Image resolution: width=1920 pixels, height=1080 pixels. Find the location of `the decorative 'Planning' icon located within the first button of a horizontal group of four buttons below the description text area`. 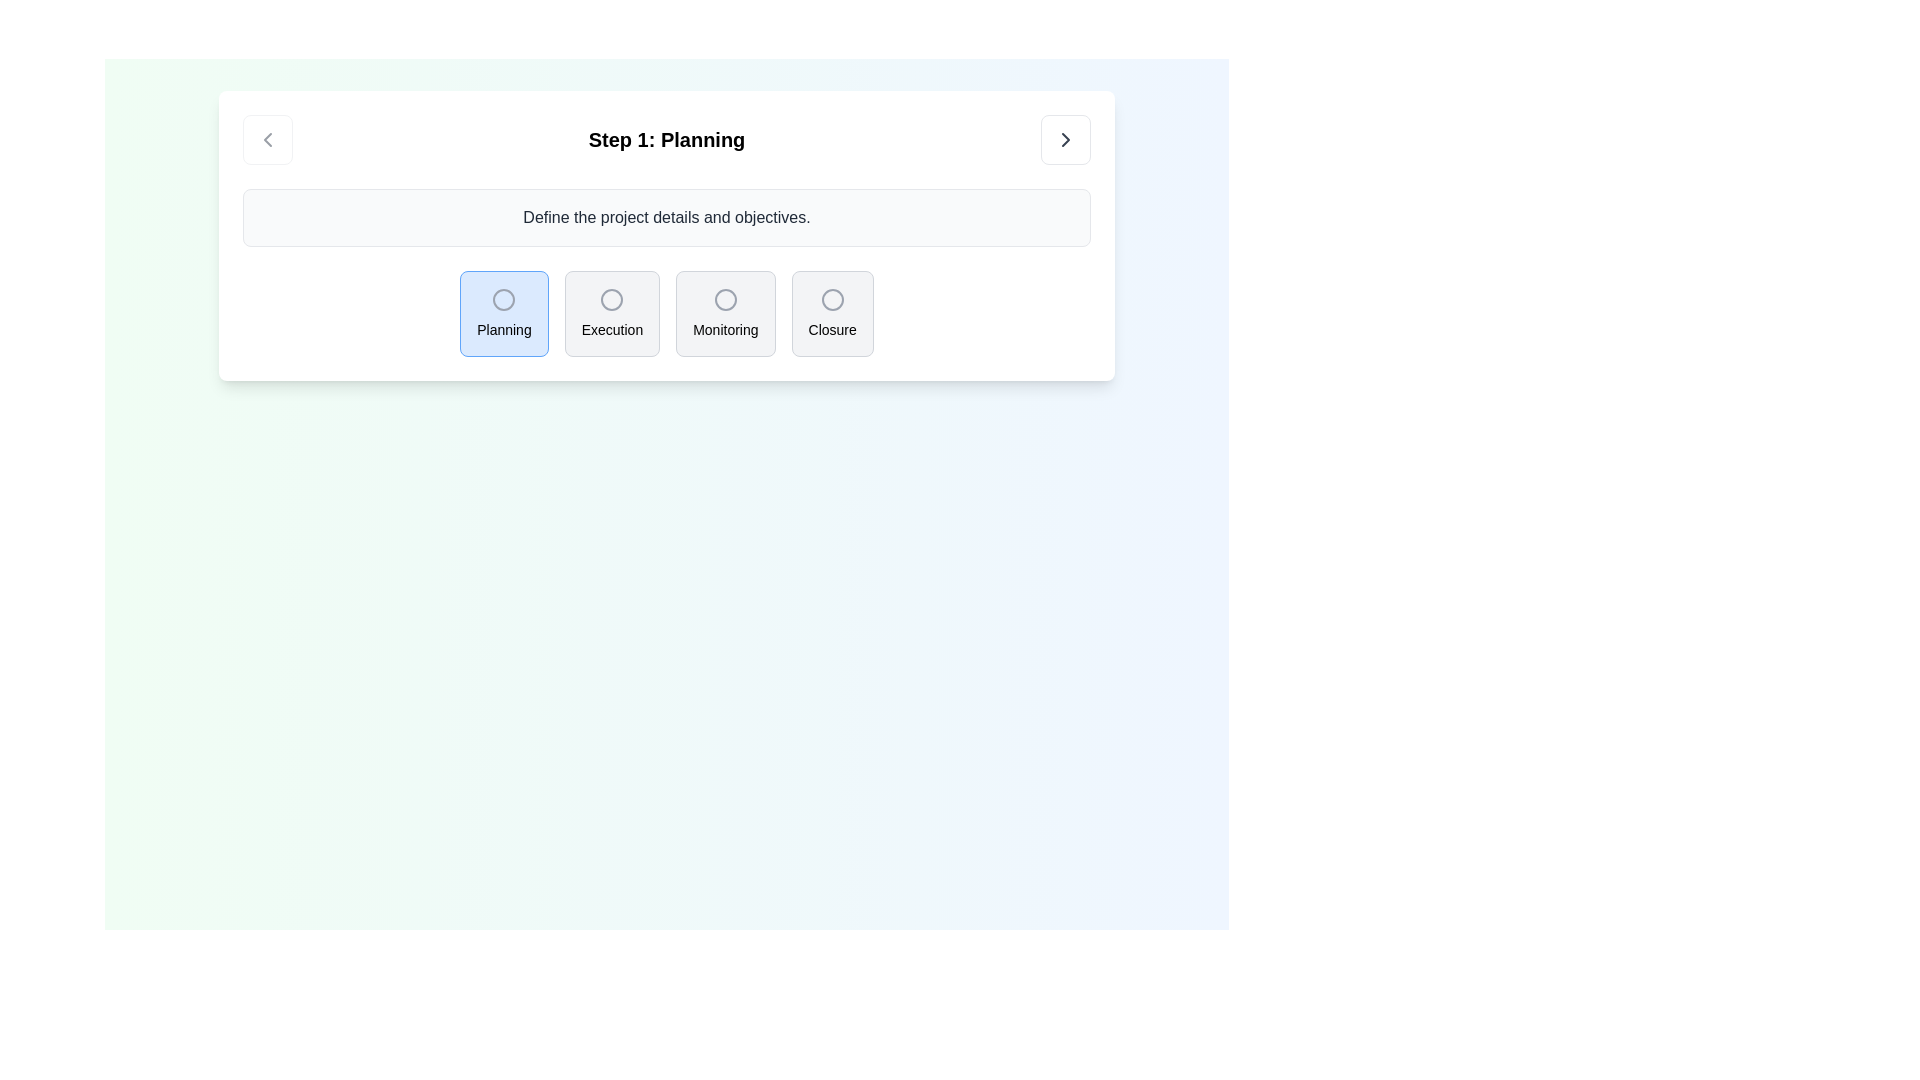

the decorative 'Planning' icon located within the first button of a horizontal group of four buttons below the description text area is located at coordinates (504, 300).